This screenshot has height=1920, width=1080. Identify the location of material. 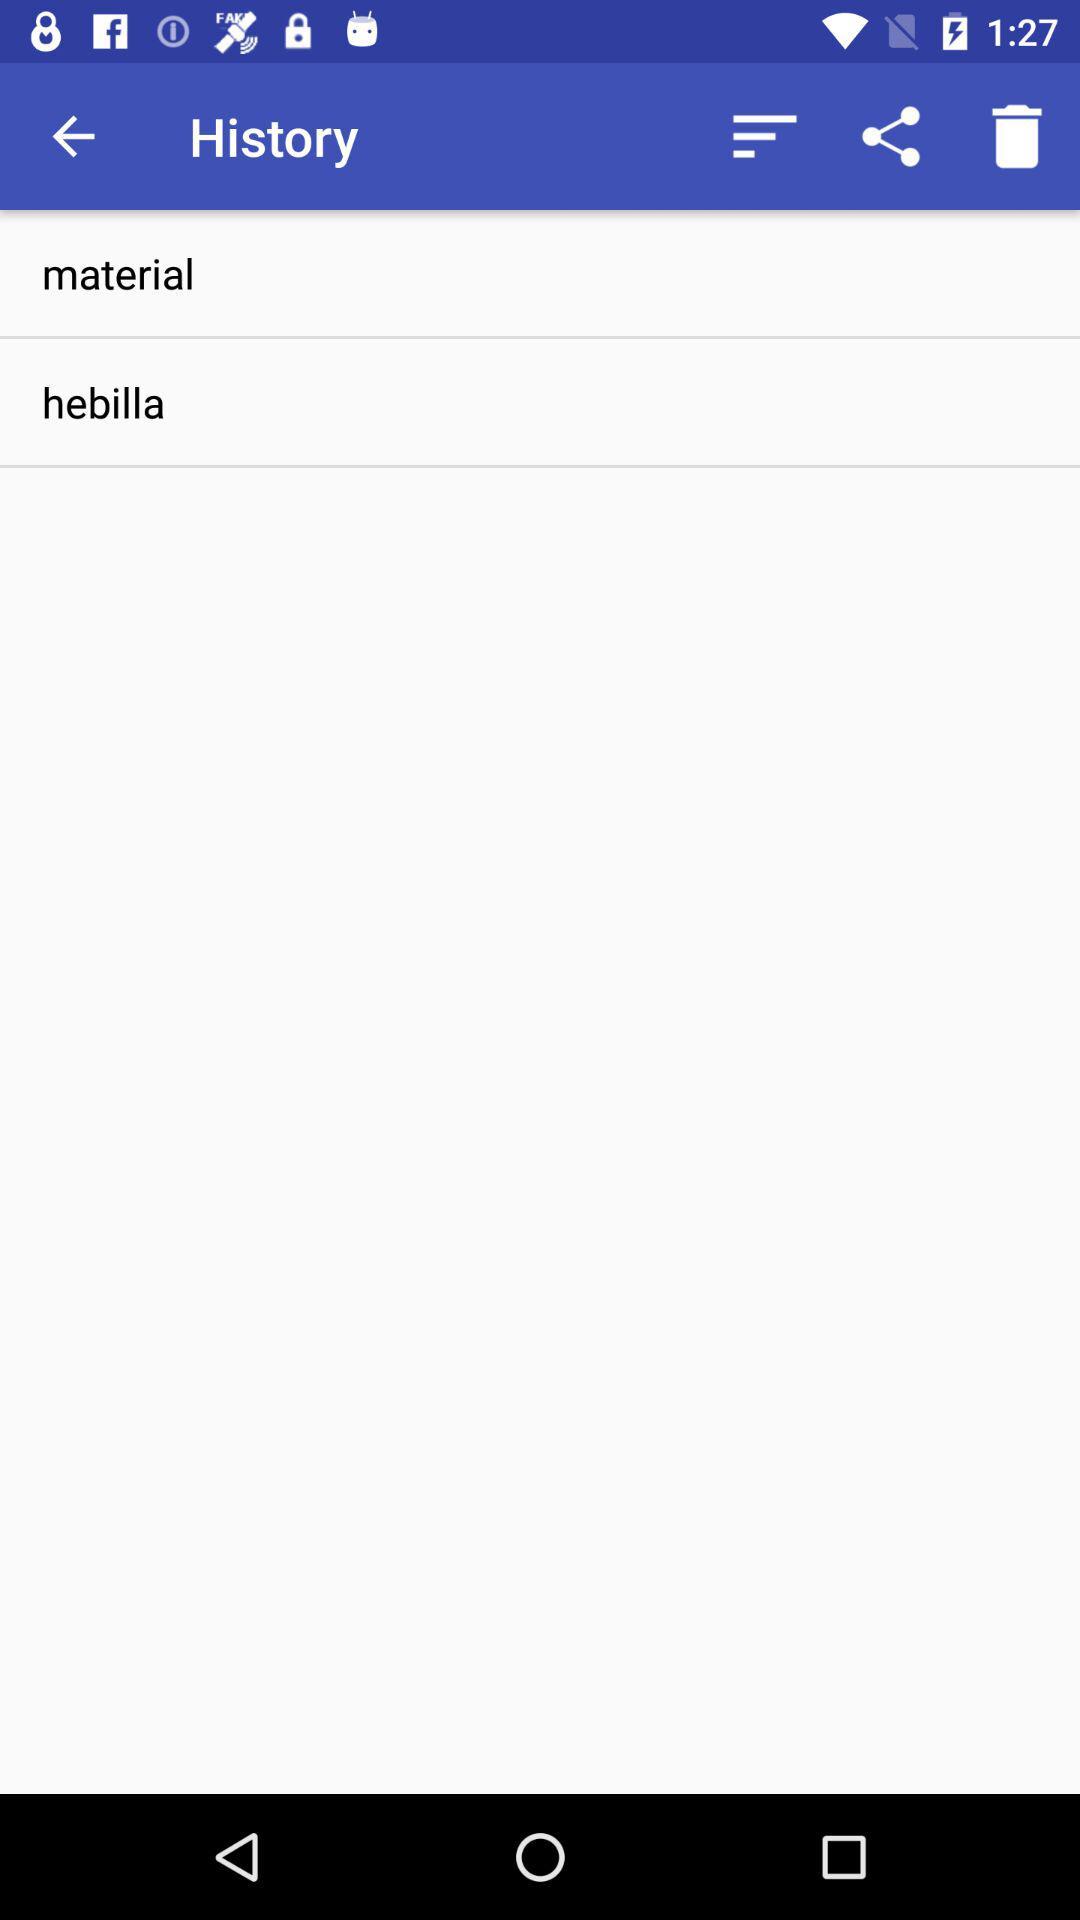
(540, 272).